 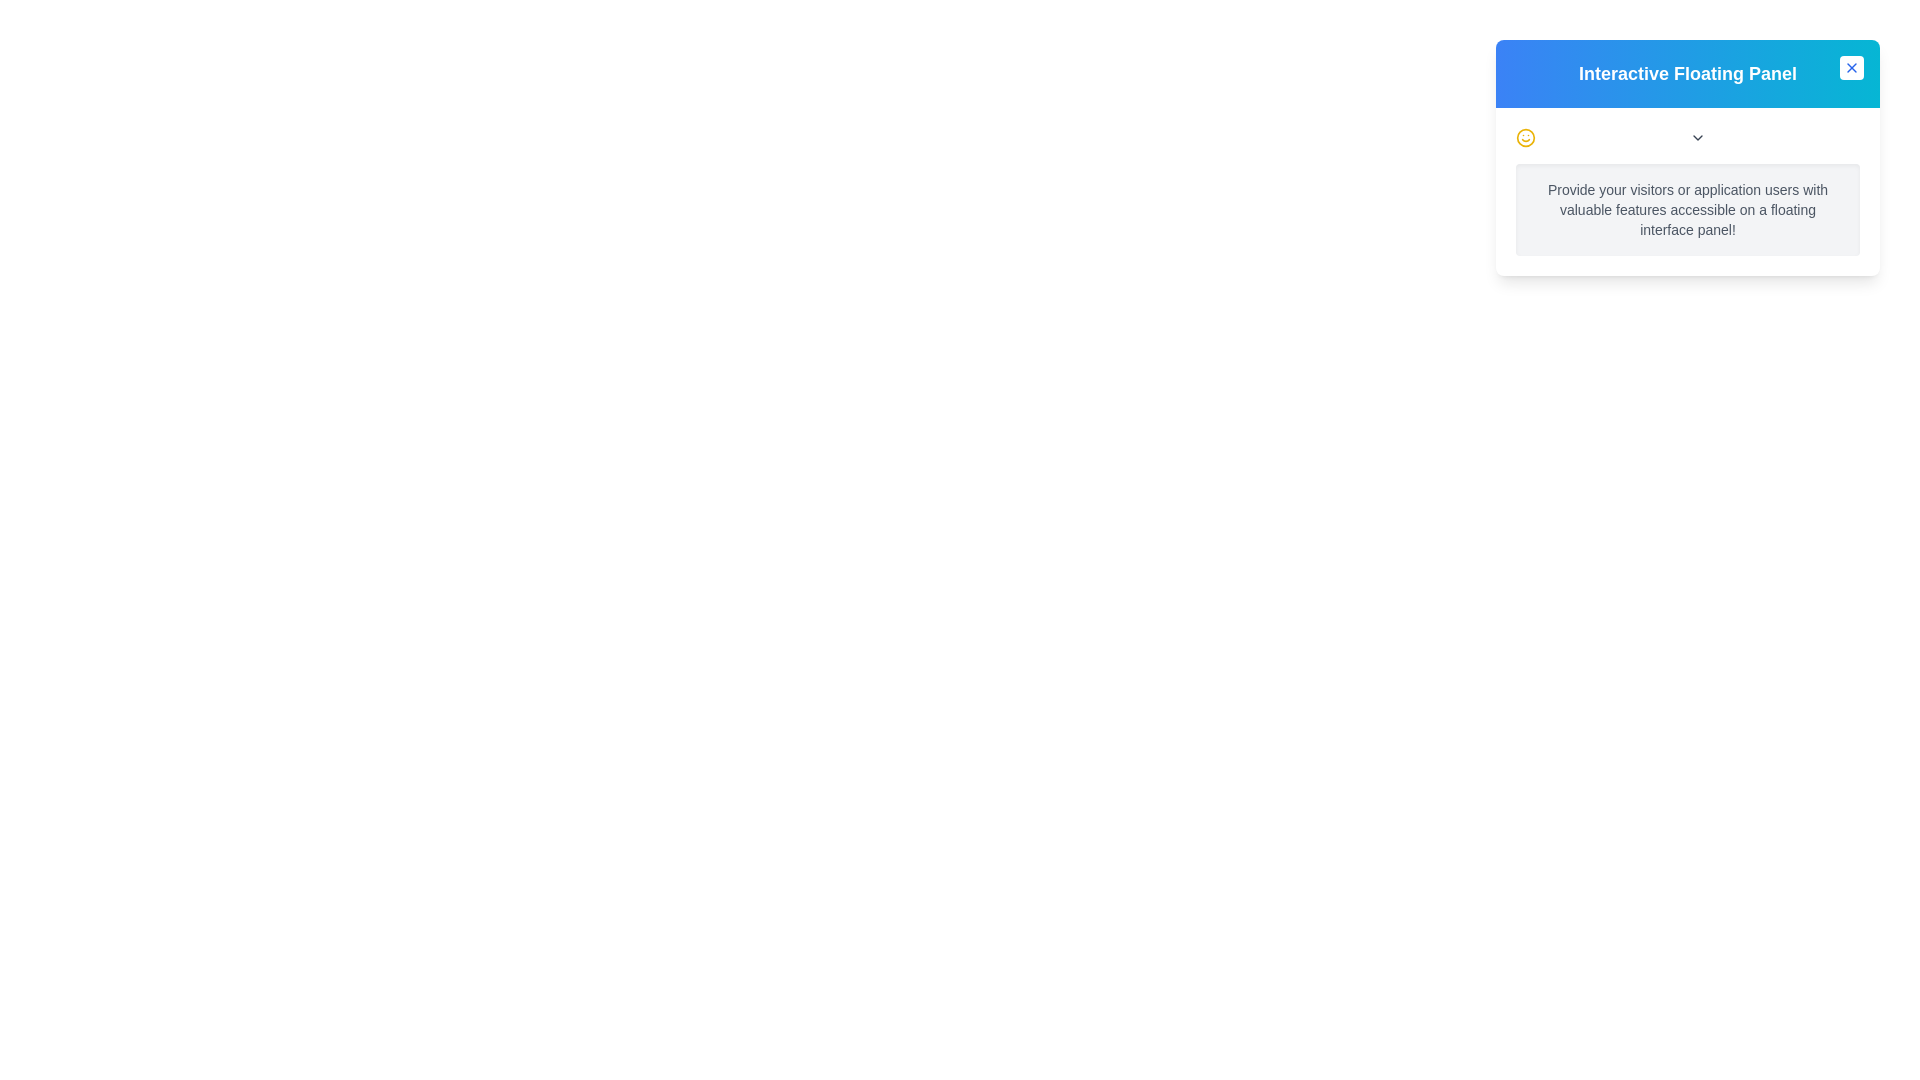 What do you see at coordinates (1687, 209) in the screenshot?
I see `the text box with a gray background and rounded corners that contains the message about providing valuable features on a floating interface panel` at bounding box center [1687, 209].